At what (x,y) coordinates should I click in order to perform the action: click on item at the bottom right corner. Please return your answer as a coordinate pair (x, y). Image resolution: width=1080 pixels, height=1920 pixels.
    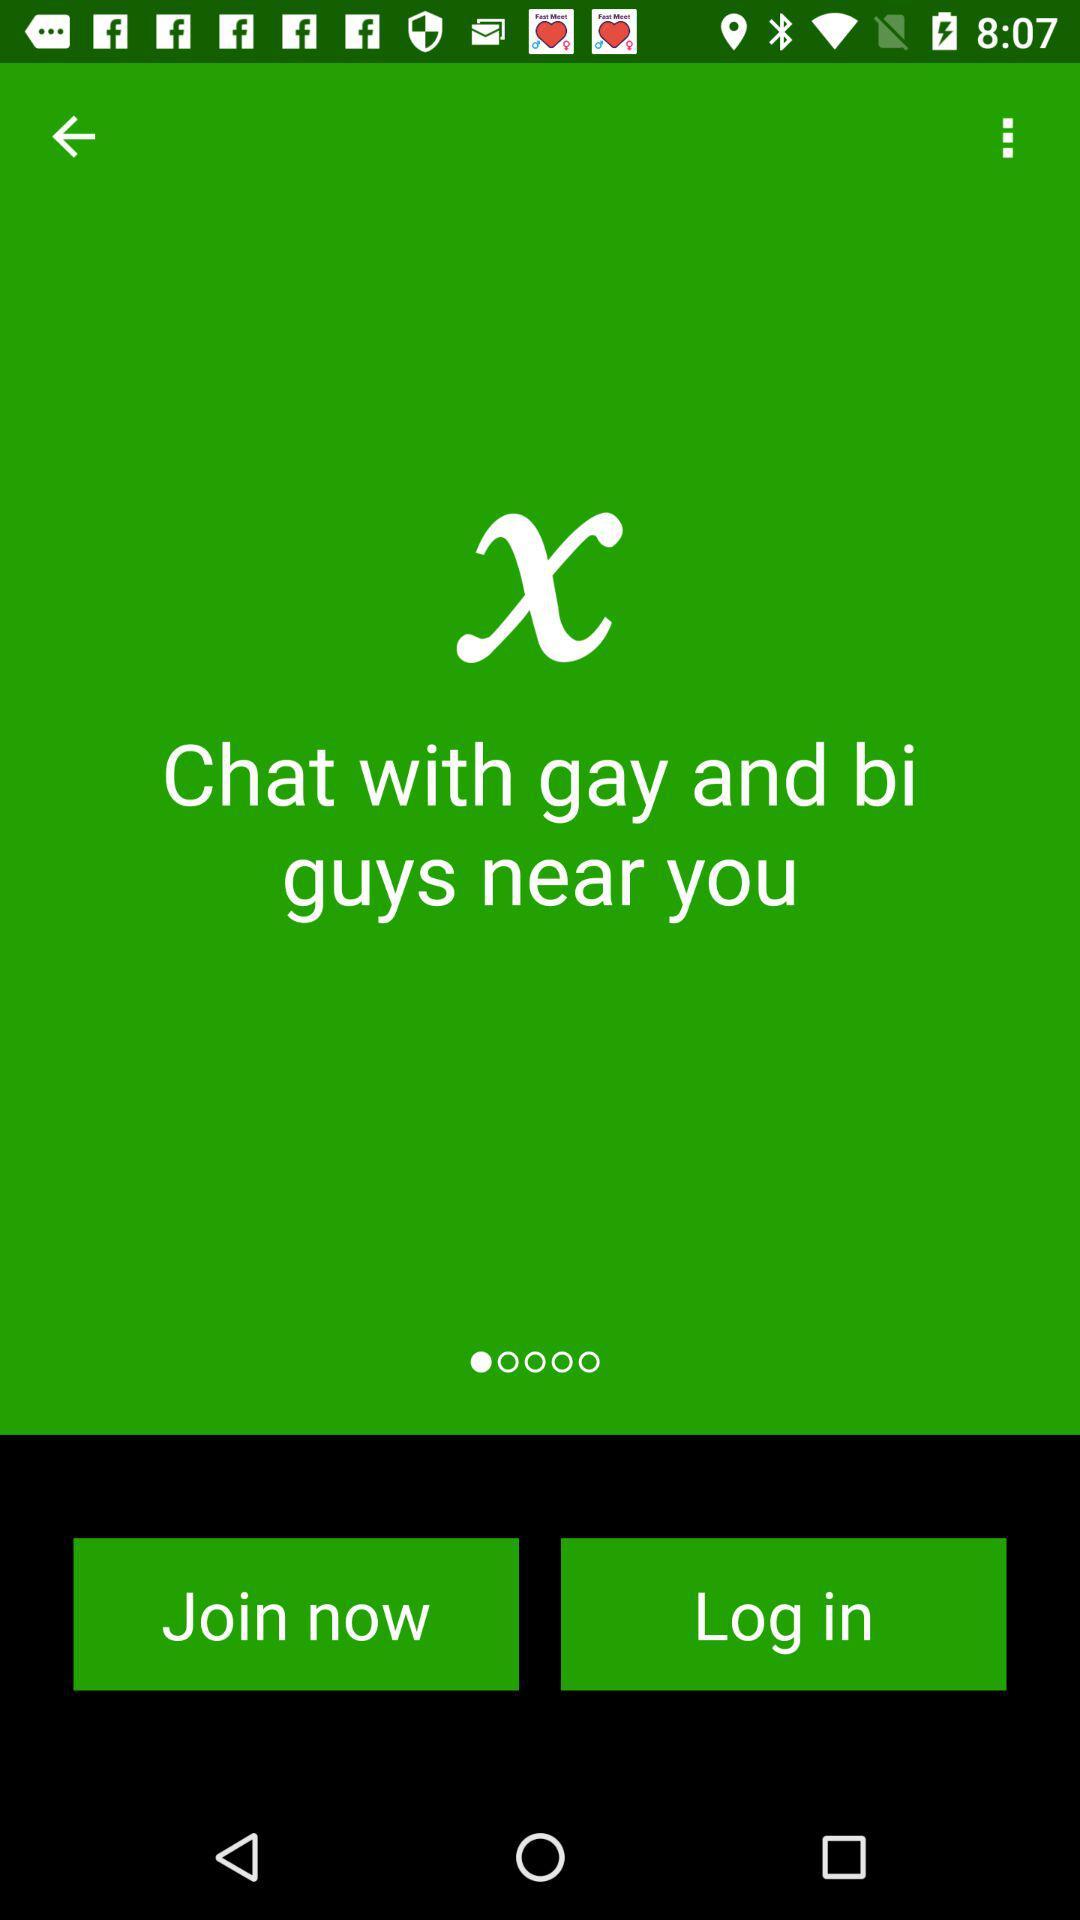
    Looking at the image, I should click on (782, 1614).